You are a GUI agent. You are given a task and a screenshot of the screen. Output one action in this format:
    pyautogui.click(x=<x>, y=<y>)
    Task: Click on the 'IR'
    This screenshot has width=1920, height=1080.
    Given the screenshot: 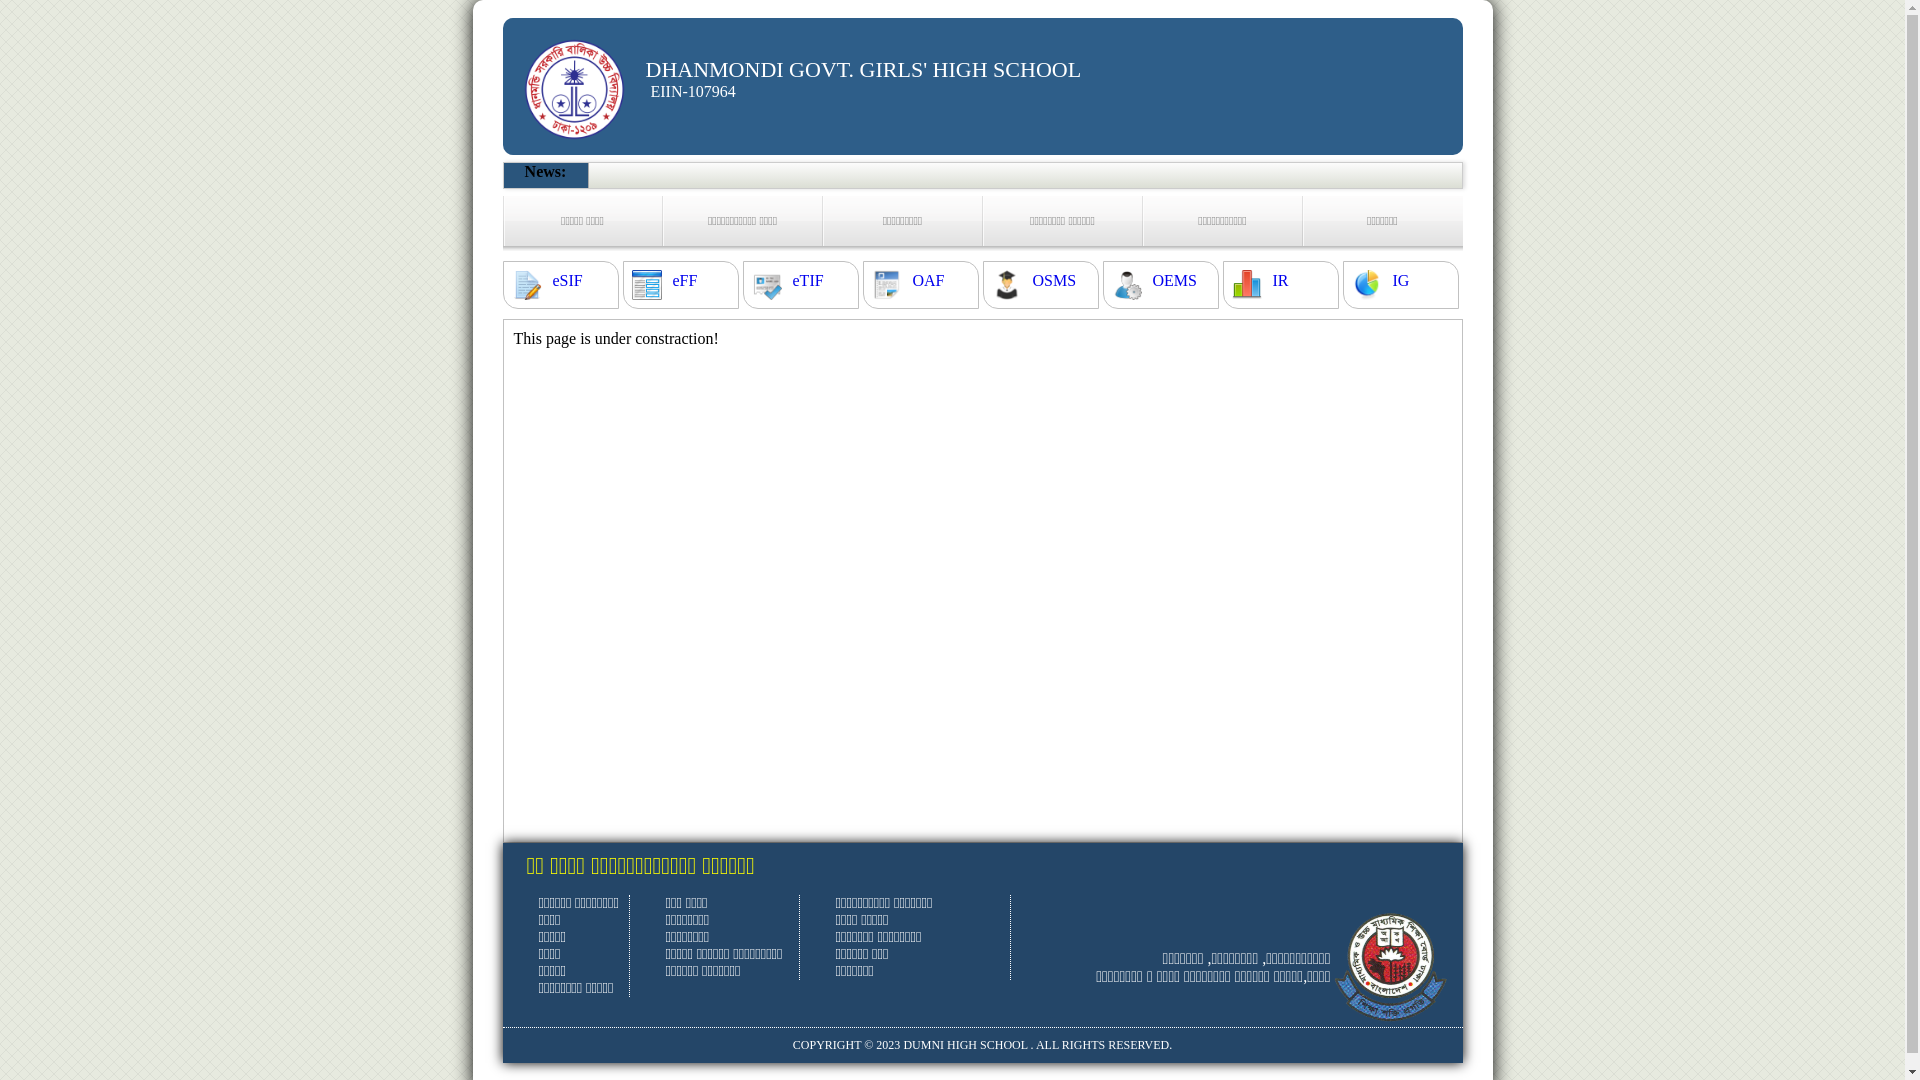 What is the action you would take?
    pyautogui.click(x=1280, y=281)
    